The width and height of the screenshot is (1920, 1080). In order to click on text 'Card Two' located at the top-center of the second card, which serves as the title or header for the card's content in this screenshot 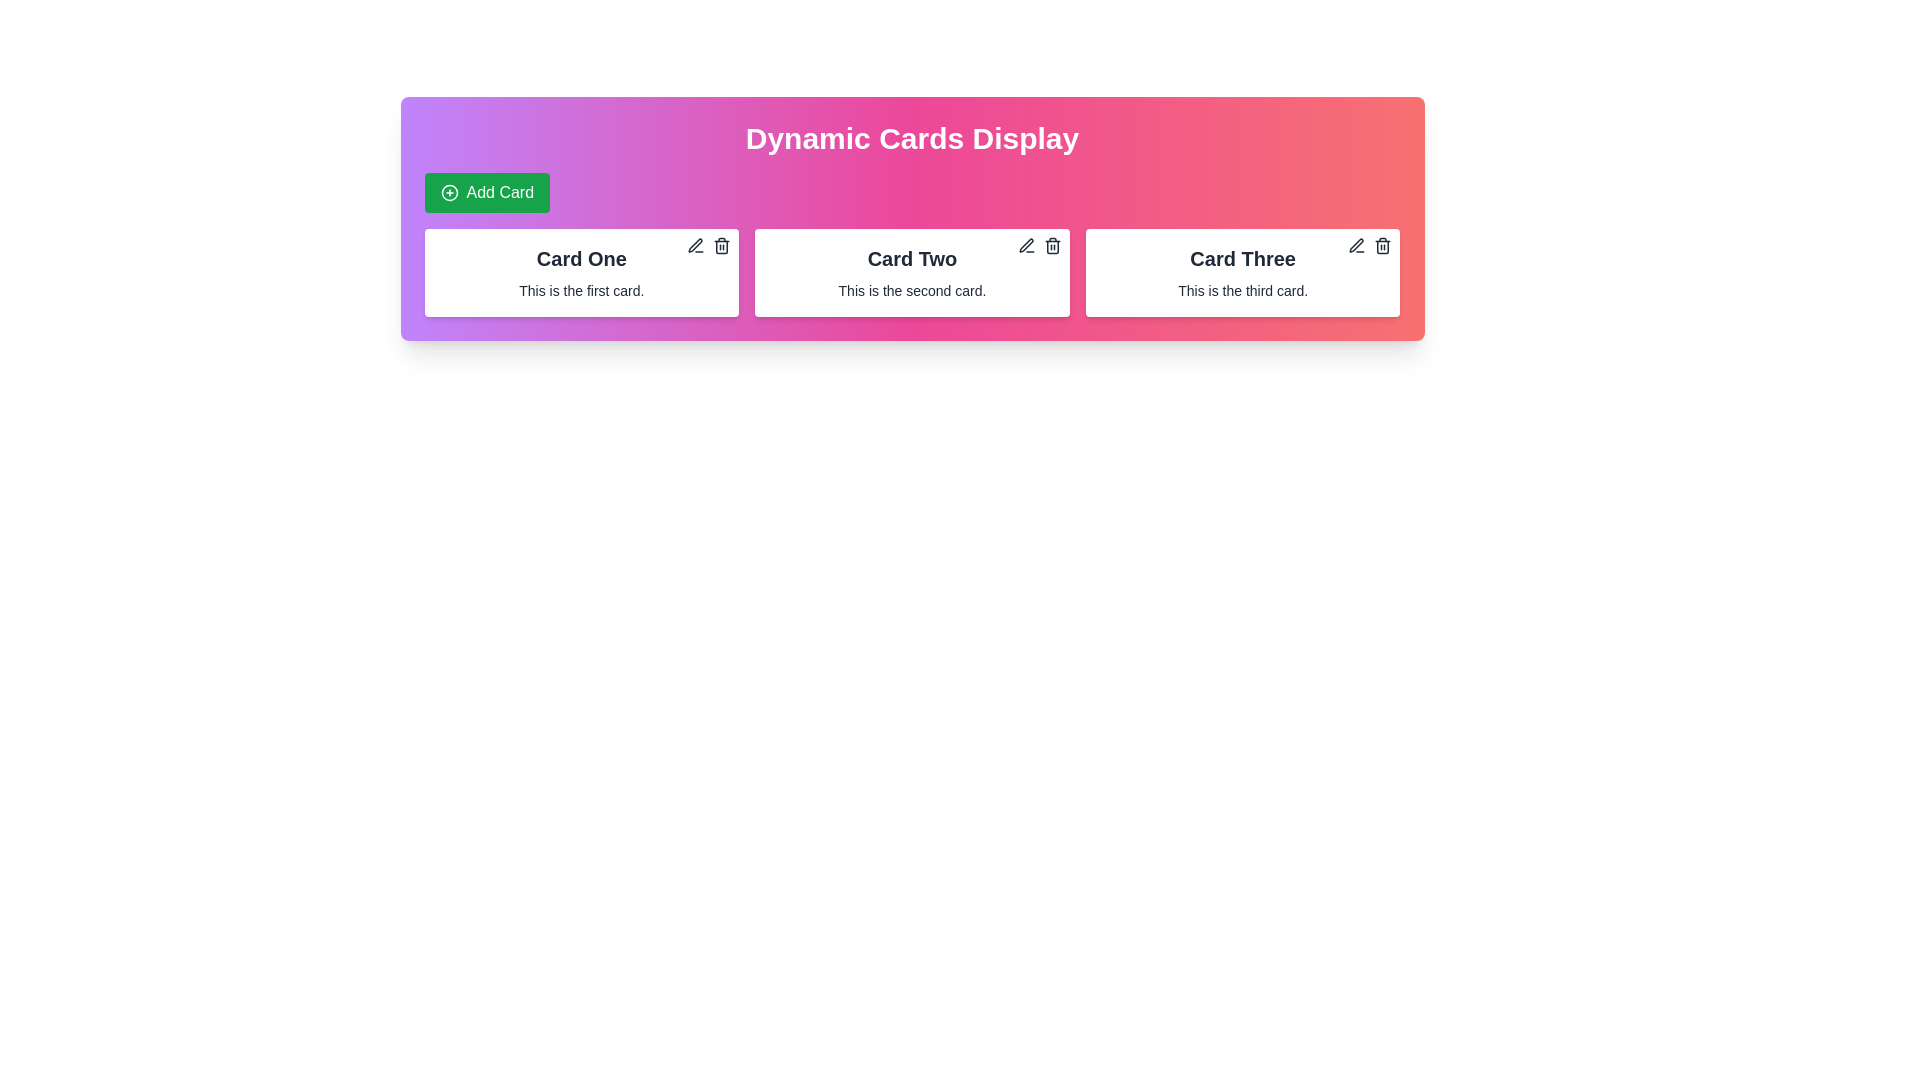, I will do `click(911, 257)`.